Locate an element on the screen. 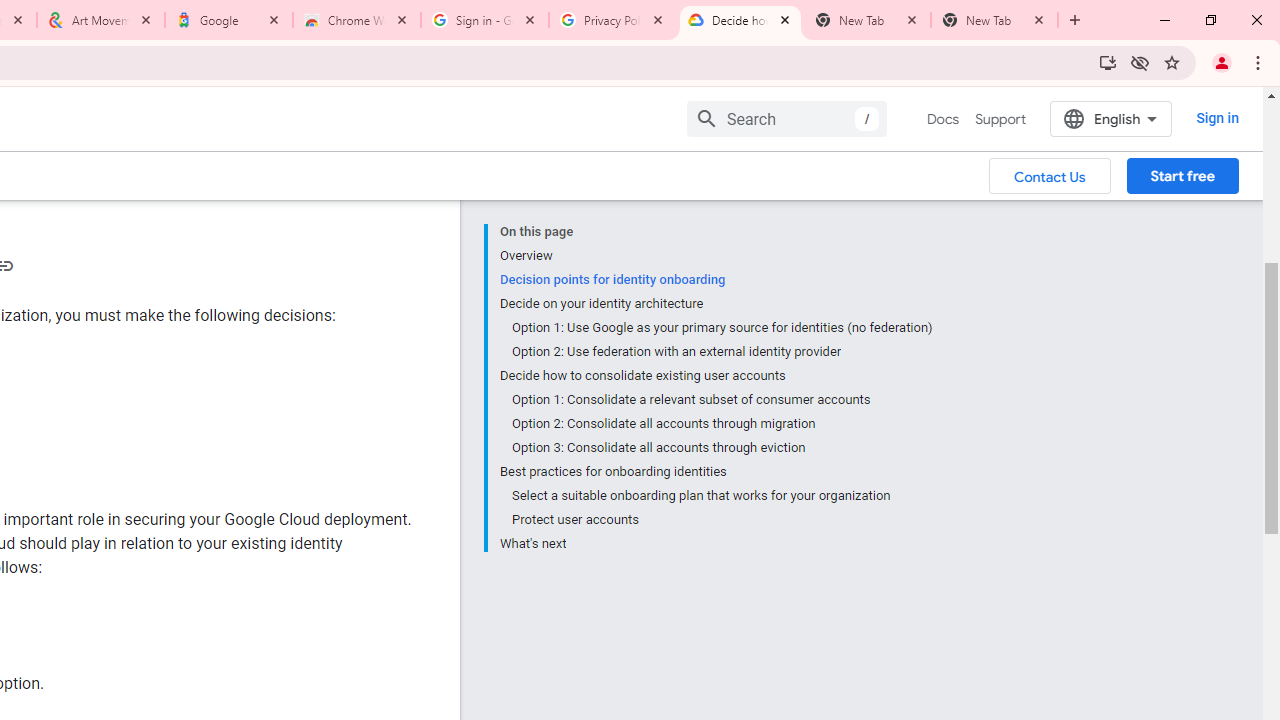 Image resolution: width=1280 pixels, height=720 pixels. 'Google' is located at coordinates (229, 20).